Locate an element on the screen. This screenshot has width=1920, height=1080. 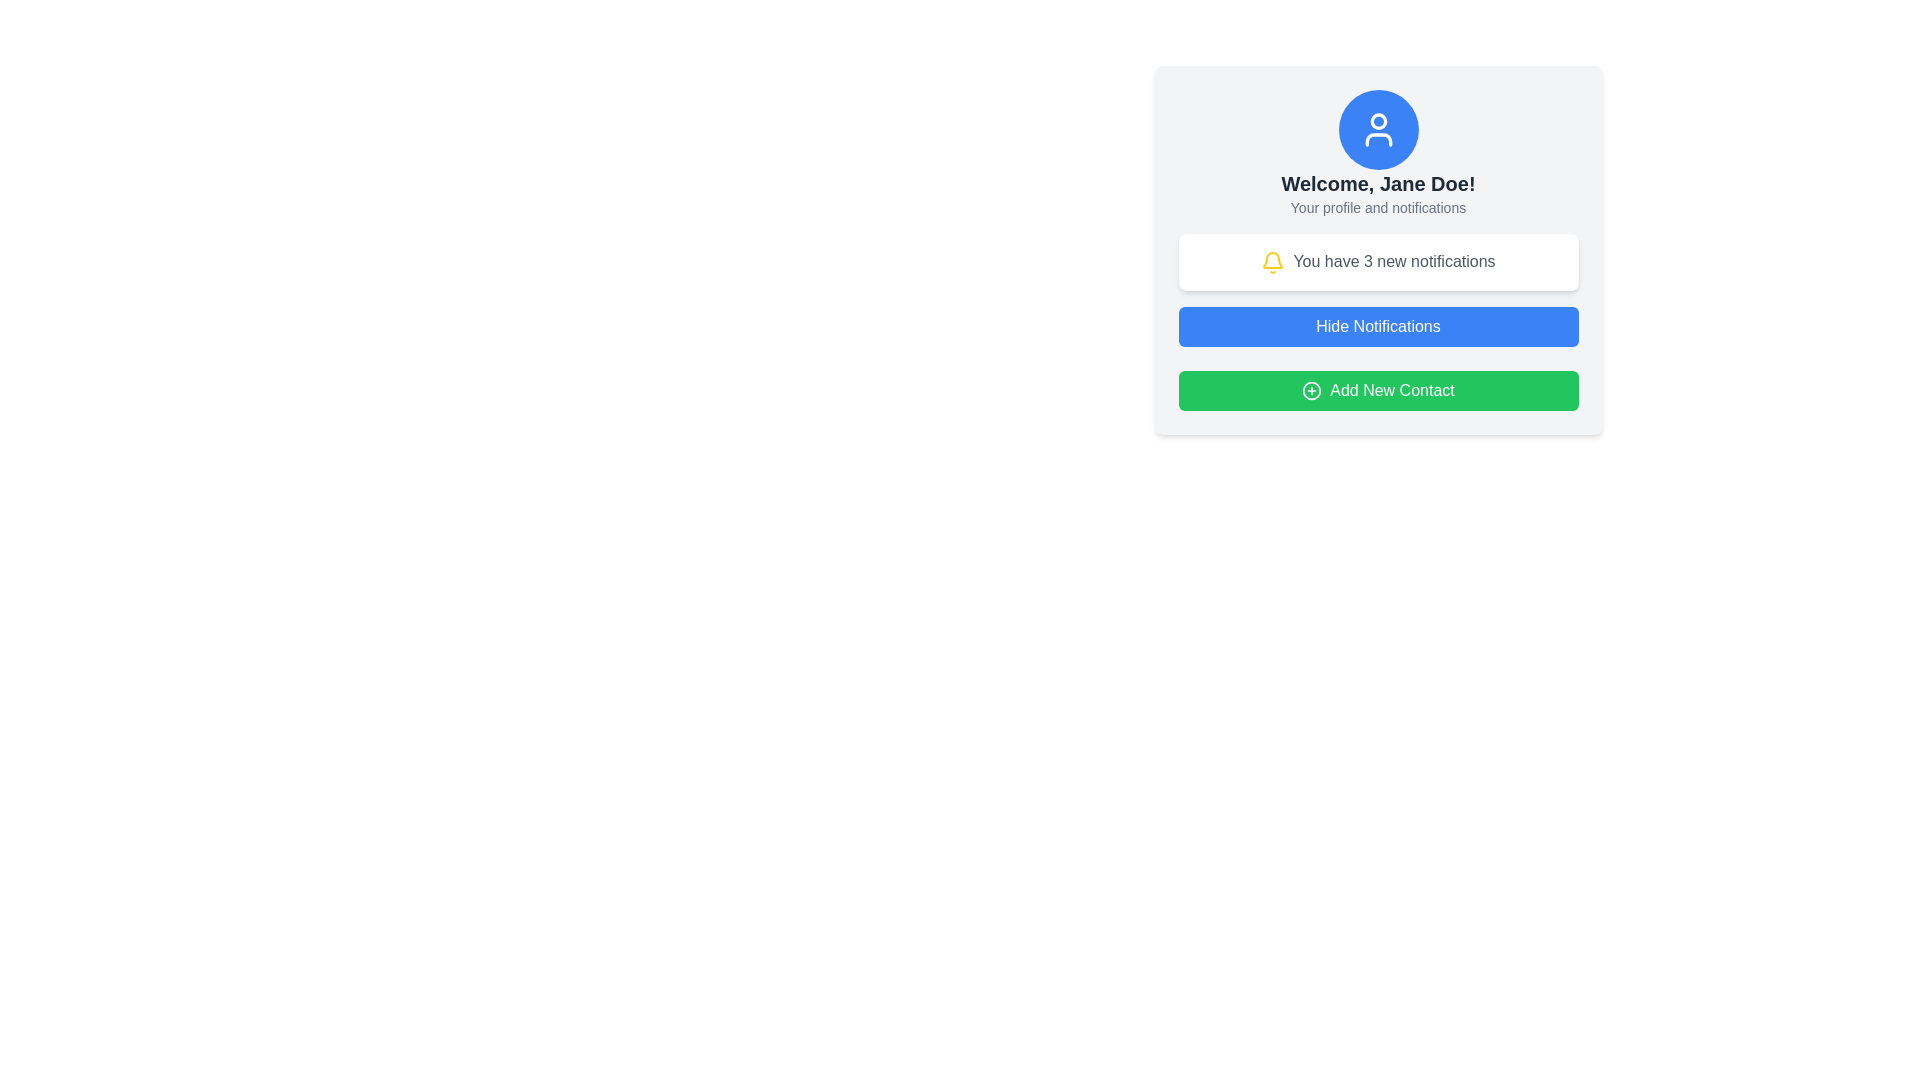
the green button labeled 'Add New Contact' with a plus sign icon is located at coordinates (1377, 390).